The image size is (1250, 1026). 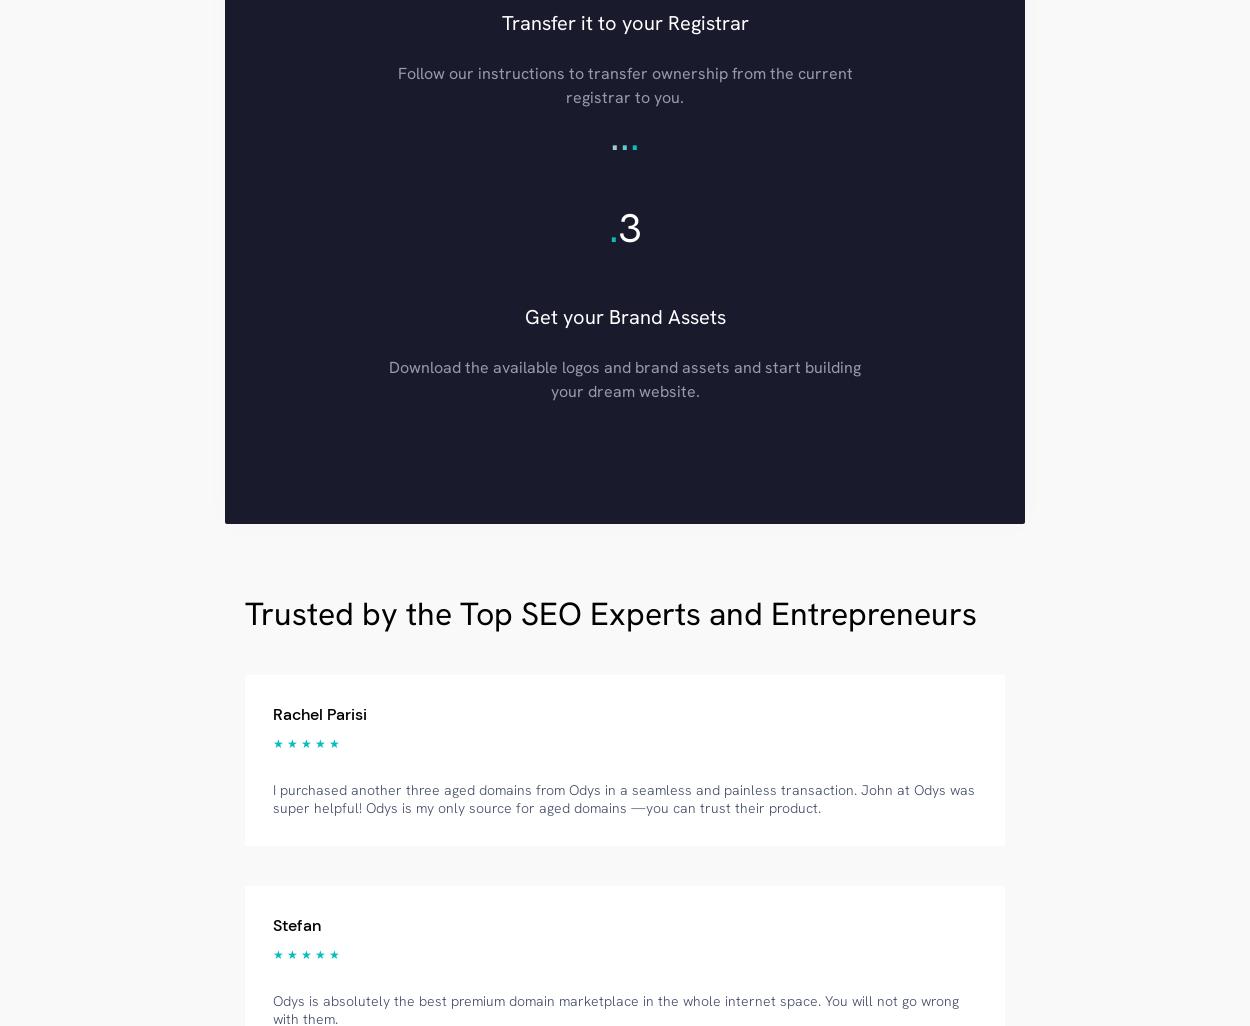 I want to click on 'I purchased another three aged domains from Odys in a seamless and painless transaction. John at Odys was super helpful! Odys is my only source for aged domains —you can trust their product.', so click(x=623, y=798).